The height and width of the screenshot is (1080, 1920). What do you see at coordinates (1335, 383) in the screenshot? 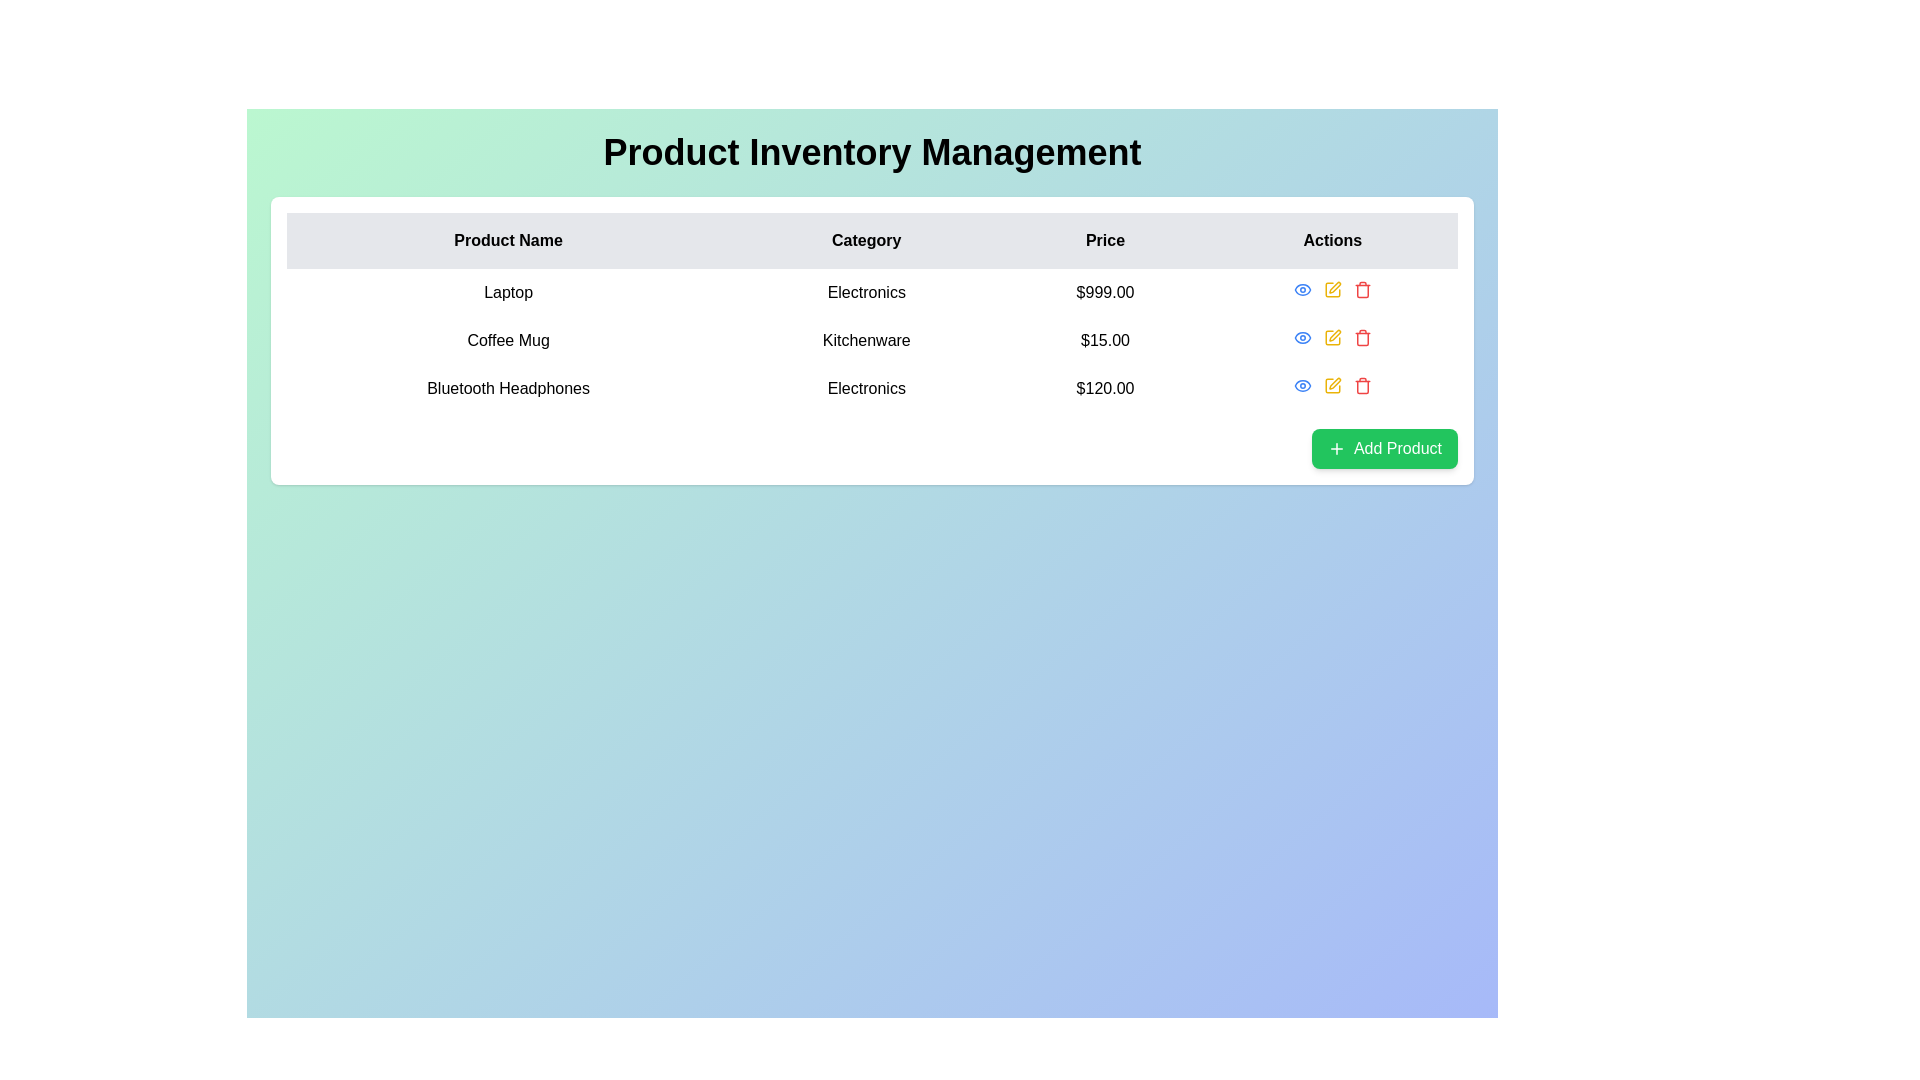
I see `the 'edit' icon button located in the Actions column of the product 'Bluetooth Headphones'` at bounding box center [1335, 383].